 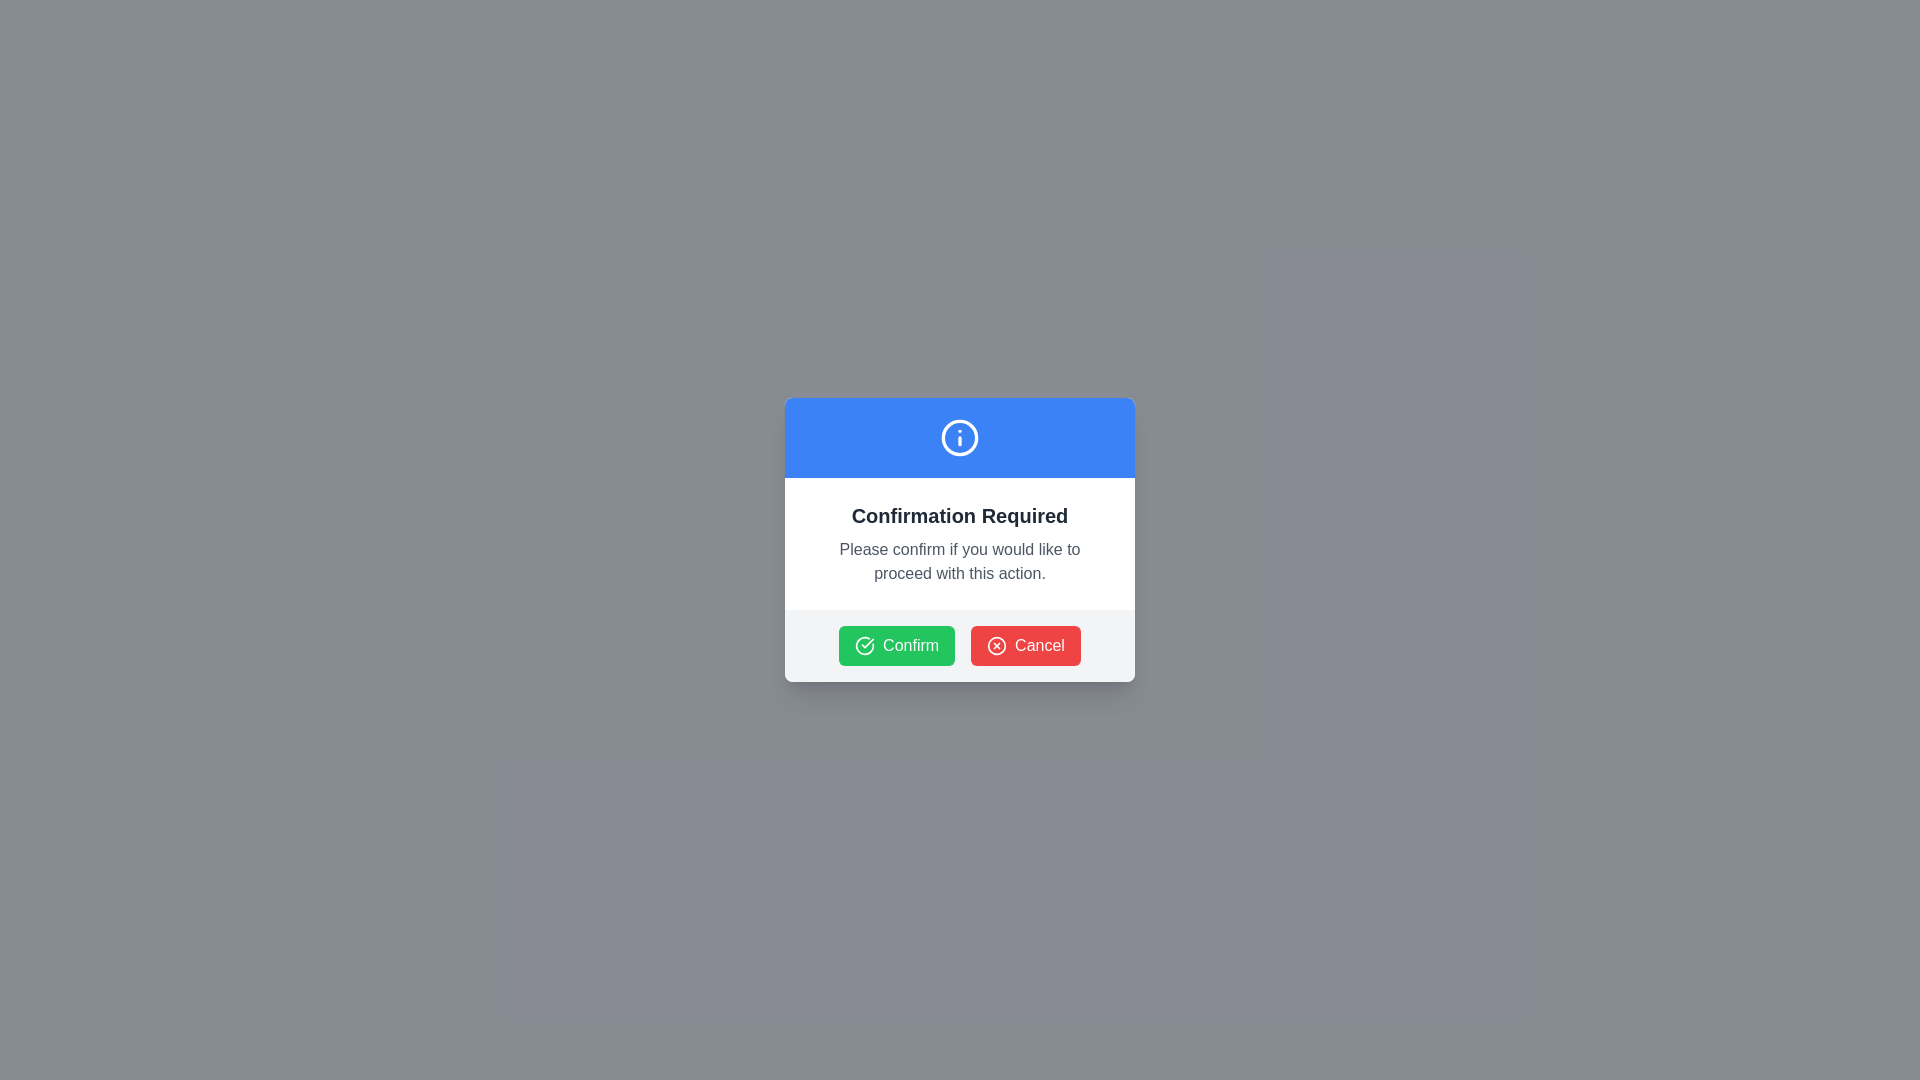 What do you see at coordinates (960, 437) in the screenshot?
I see `the circular information icon with a blue background and white outline, featuring a white 'i' symbol, located in the blue header of the modal window above the title 'Confirmation Required'` at bounding box center [960, 437].